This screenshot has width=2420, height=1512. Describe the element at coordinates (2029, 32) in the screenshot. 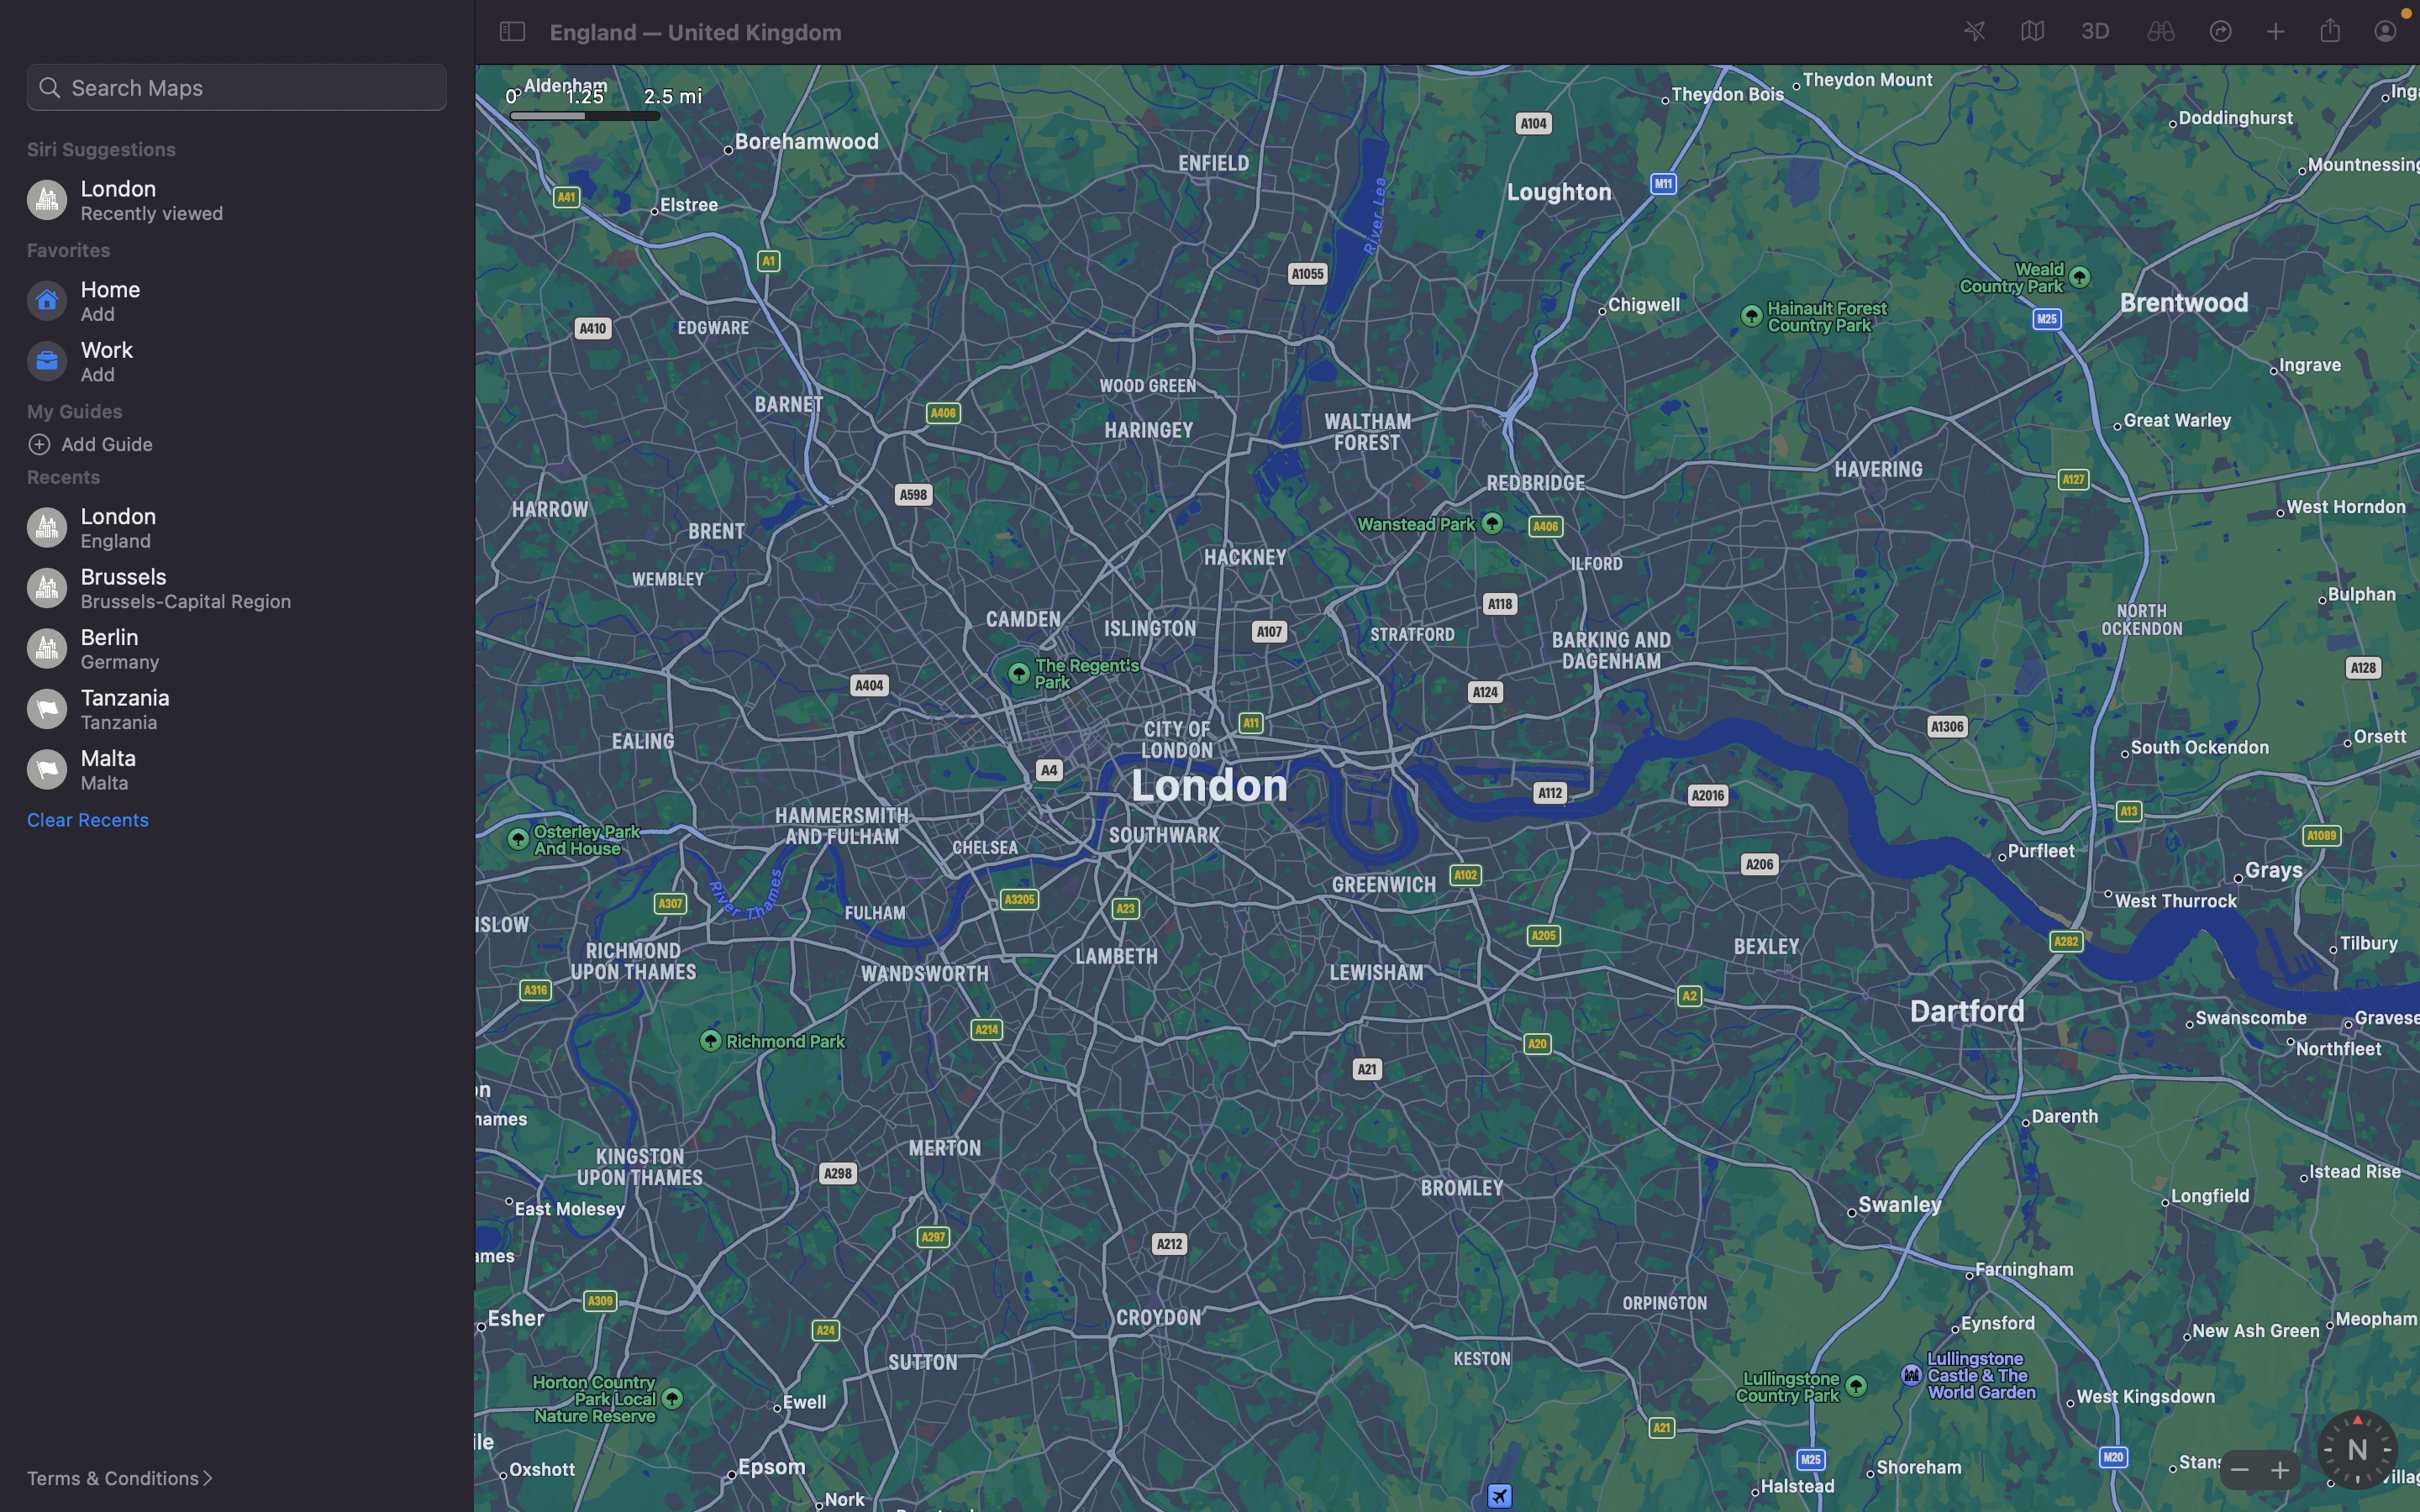

I see `the mode menu` at that location.